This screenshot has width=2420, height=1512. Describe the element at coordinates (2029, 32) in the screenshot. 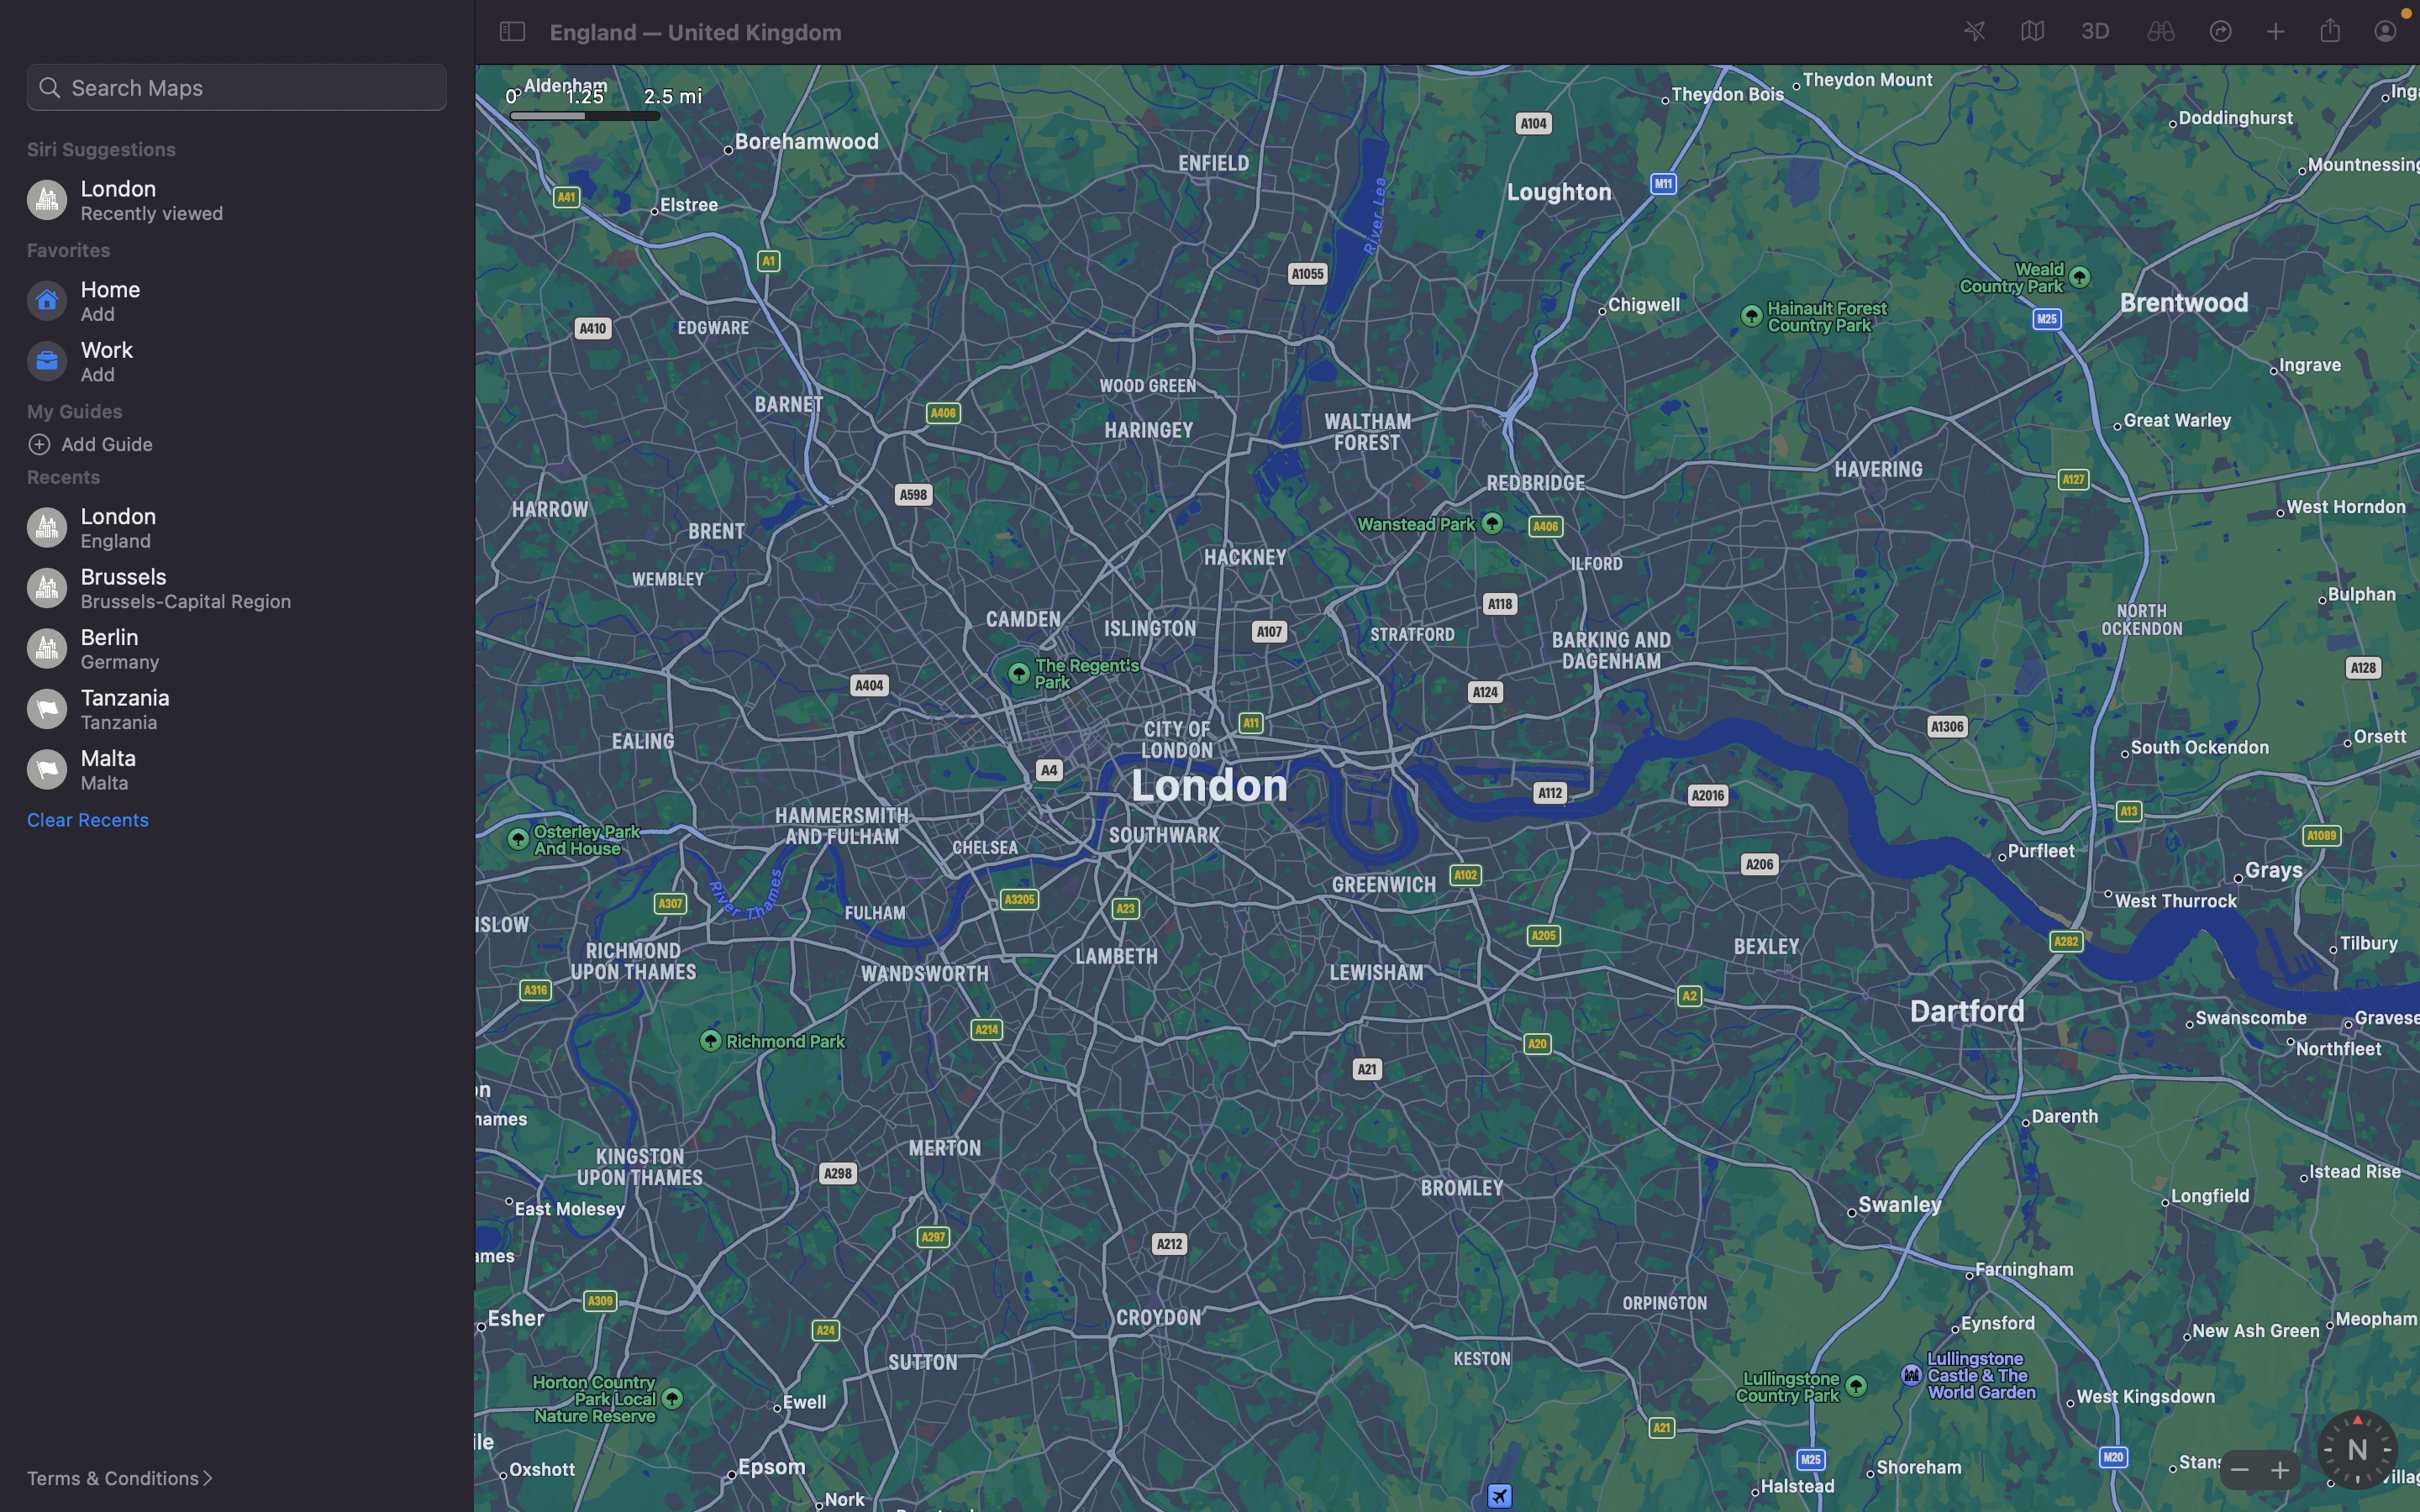

I see `the mode menu` at that location.